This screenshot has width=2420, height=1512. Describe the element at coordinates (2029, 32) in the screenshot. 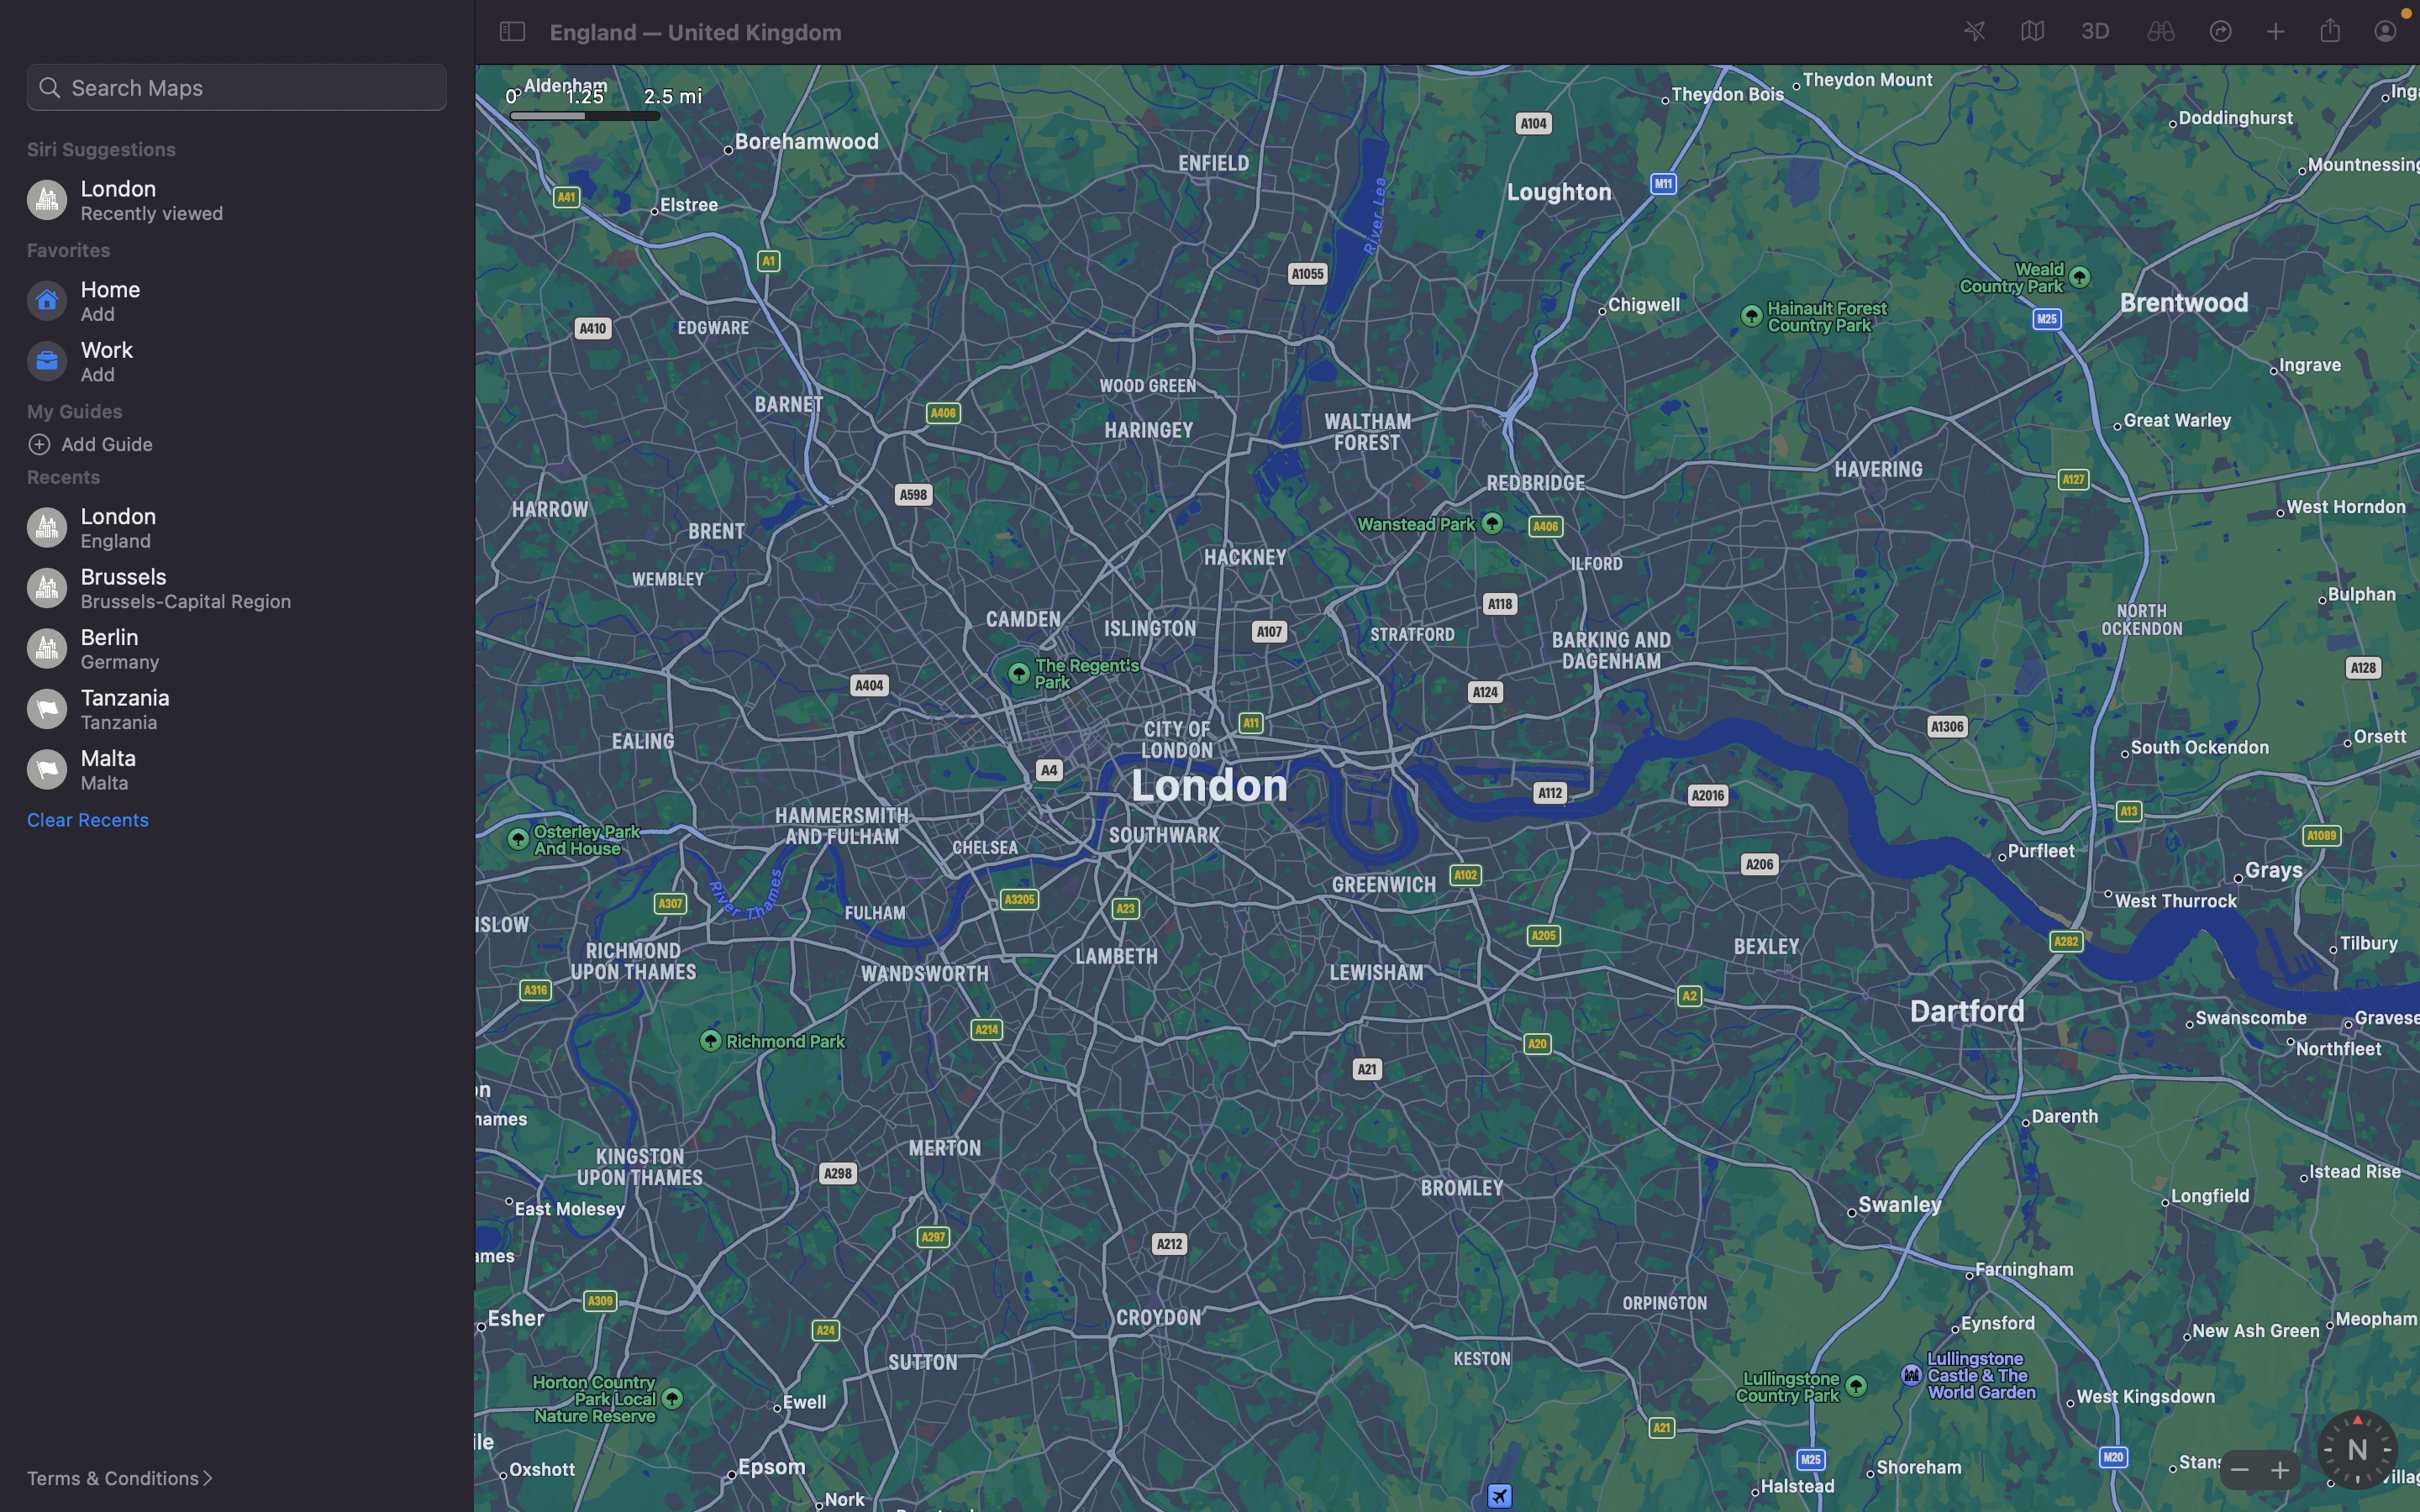

I see `the mode menu` at that location.